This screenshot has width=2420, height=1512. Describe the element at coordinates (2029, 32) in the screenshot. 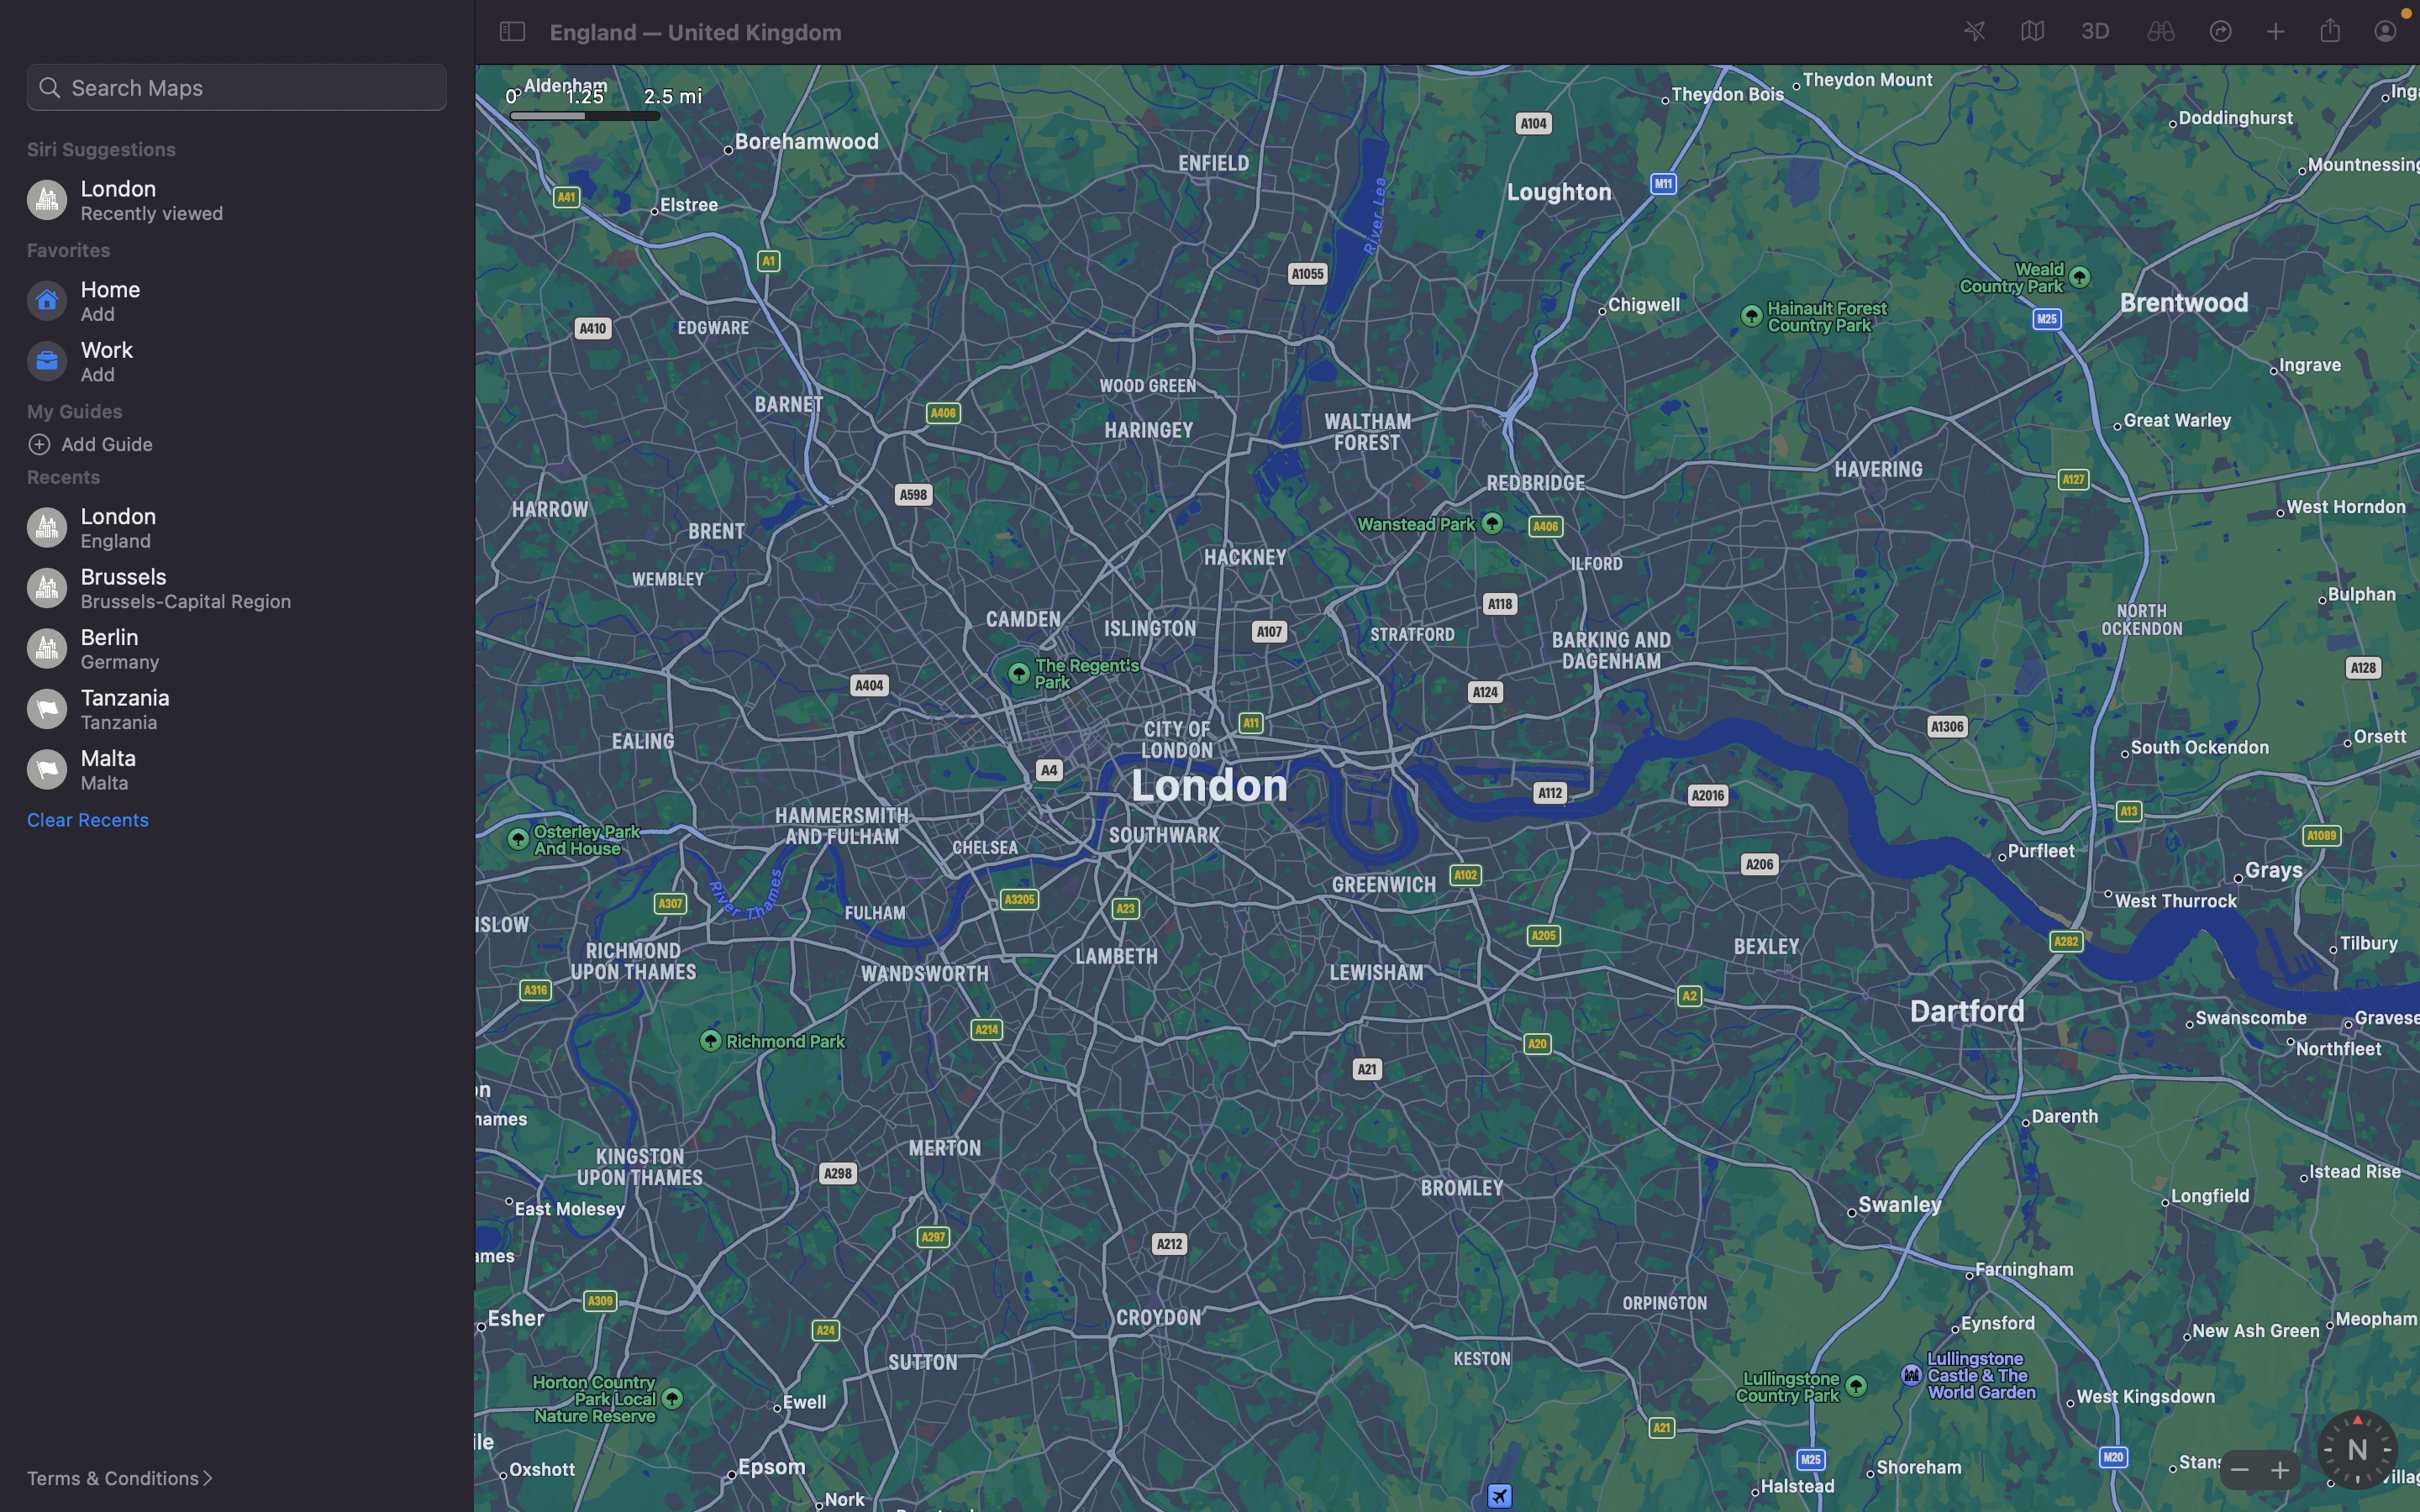

I see `the mode menu` at that location.